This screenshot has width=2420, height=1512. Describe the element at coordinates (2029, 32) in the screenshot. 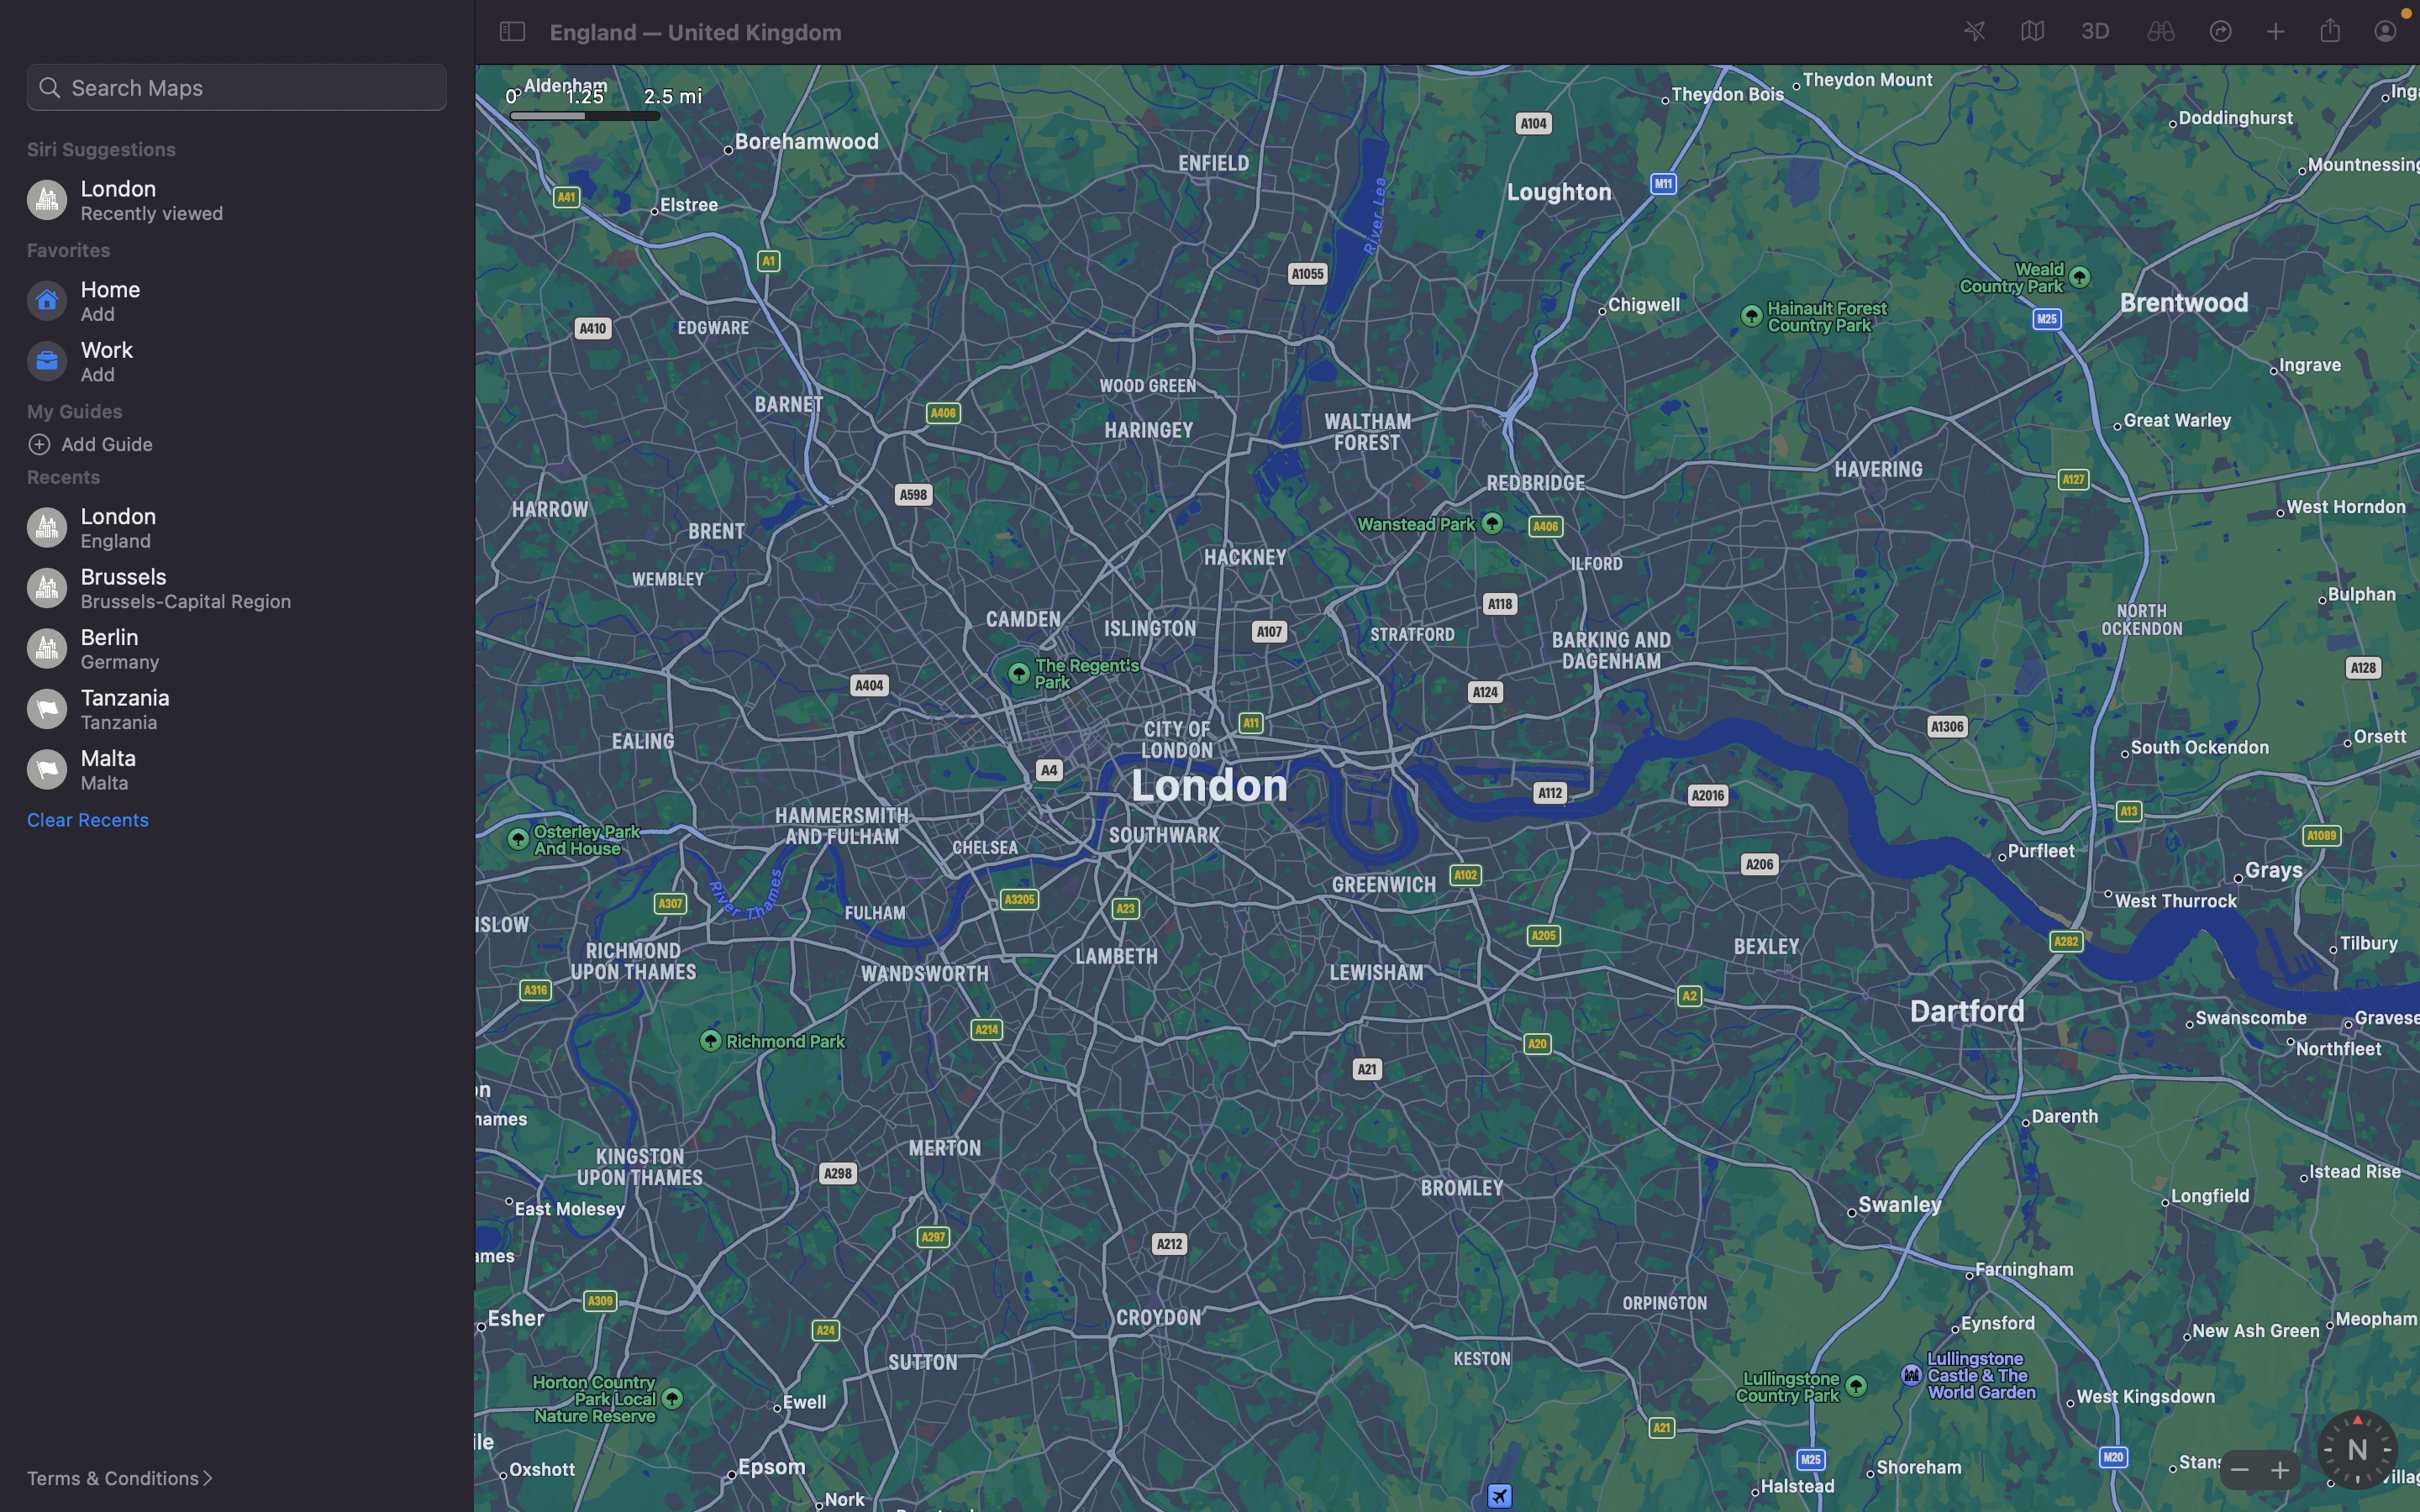

I see `the mode menu` at that location.